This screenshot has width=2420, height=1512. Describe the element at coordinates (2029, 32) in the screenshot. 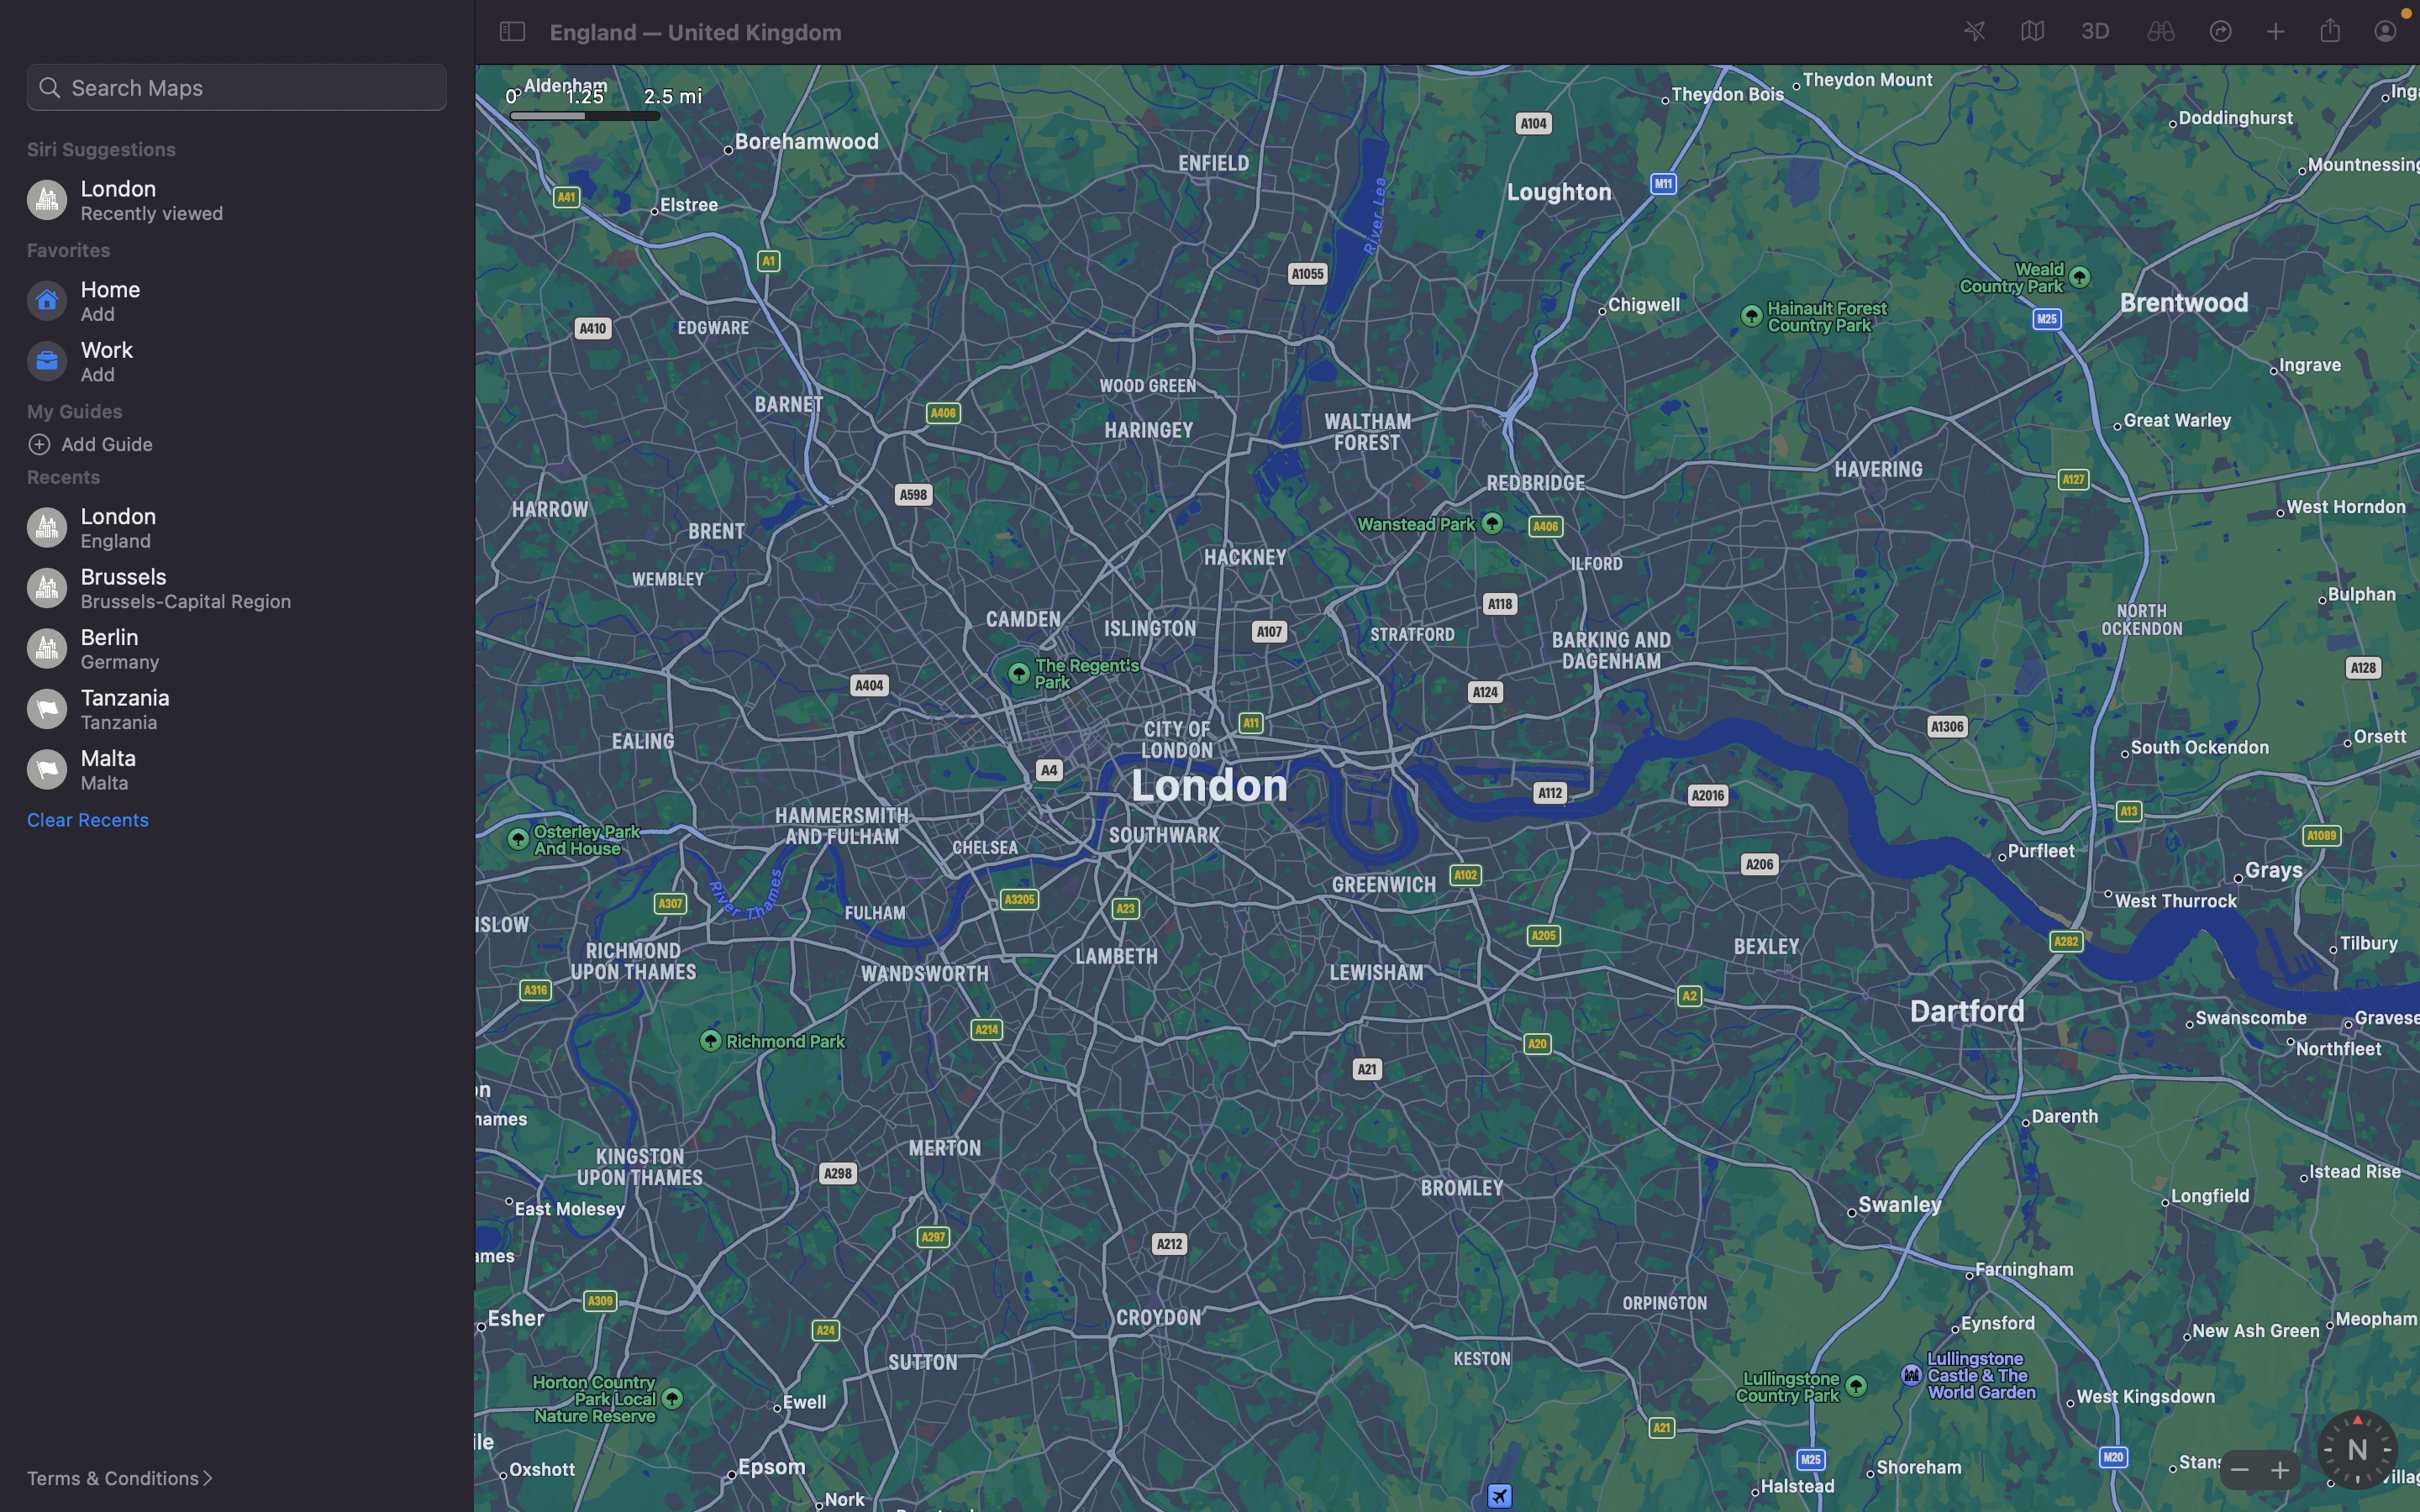

I see `the mode menu` at that location.